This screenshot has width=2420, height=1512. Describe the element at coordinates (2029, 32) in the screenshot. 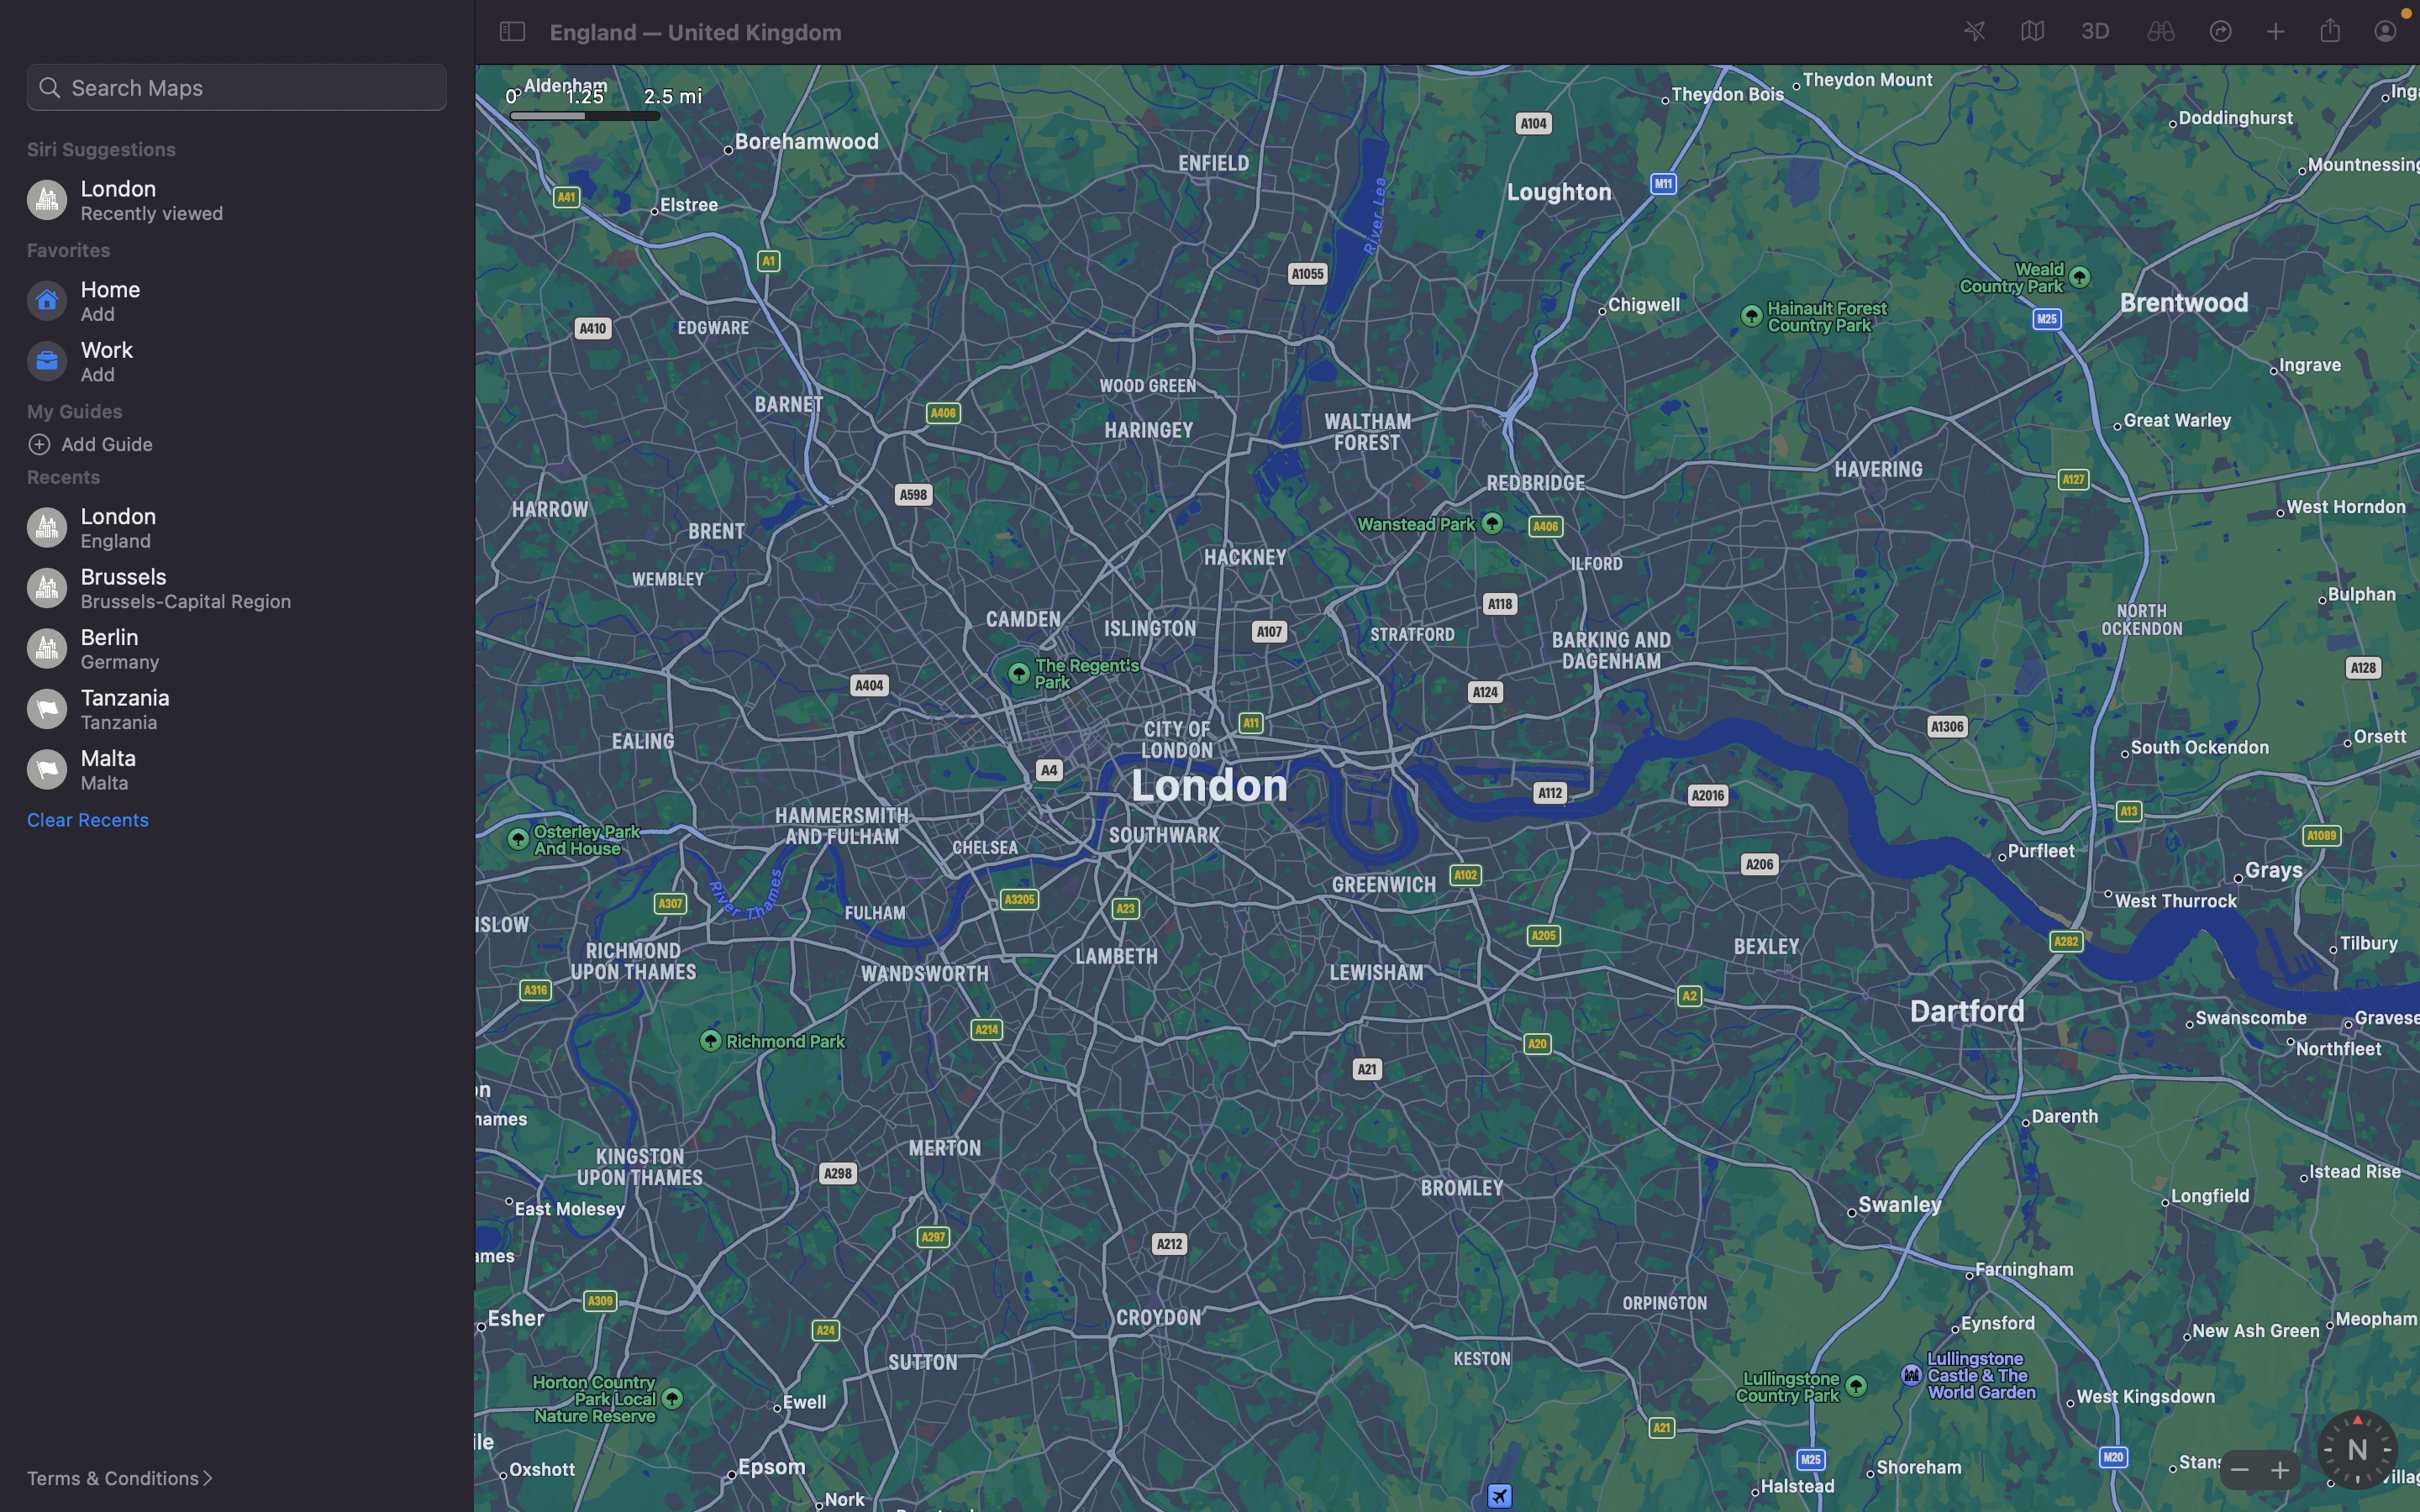

I see `the mode menu` at that location.